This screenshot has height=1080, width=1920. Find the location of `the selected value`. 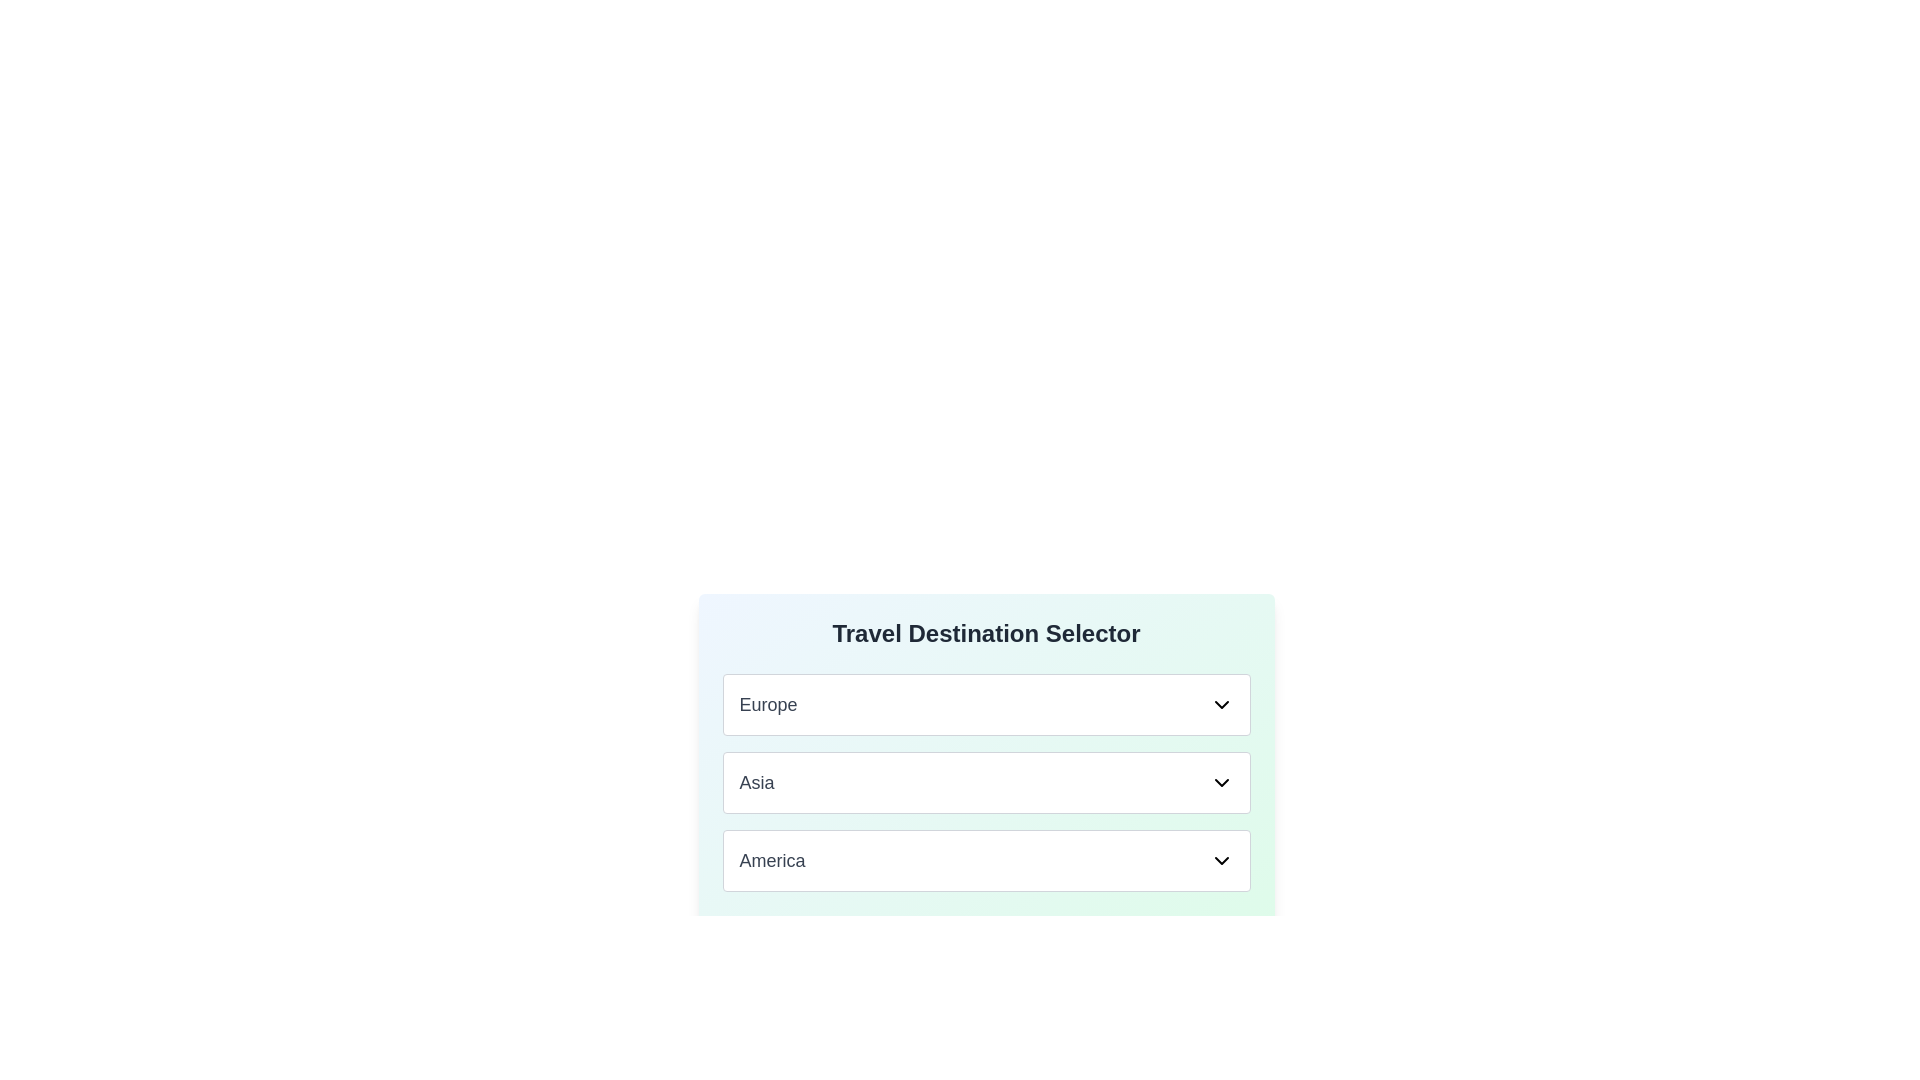

the selected value is located at coordinates (756, 782).